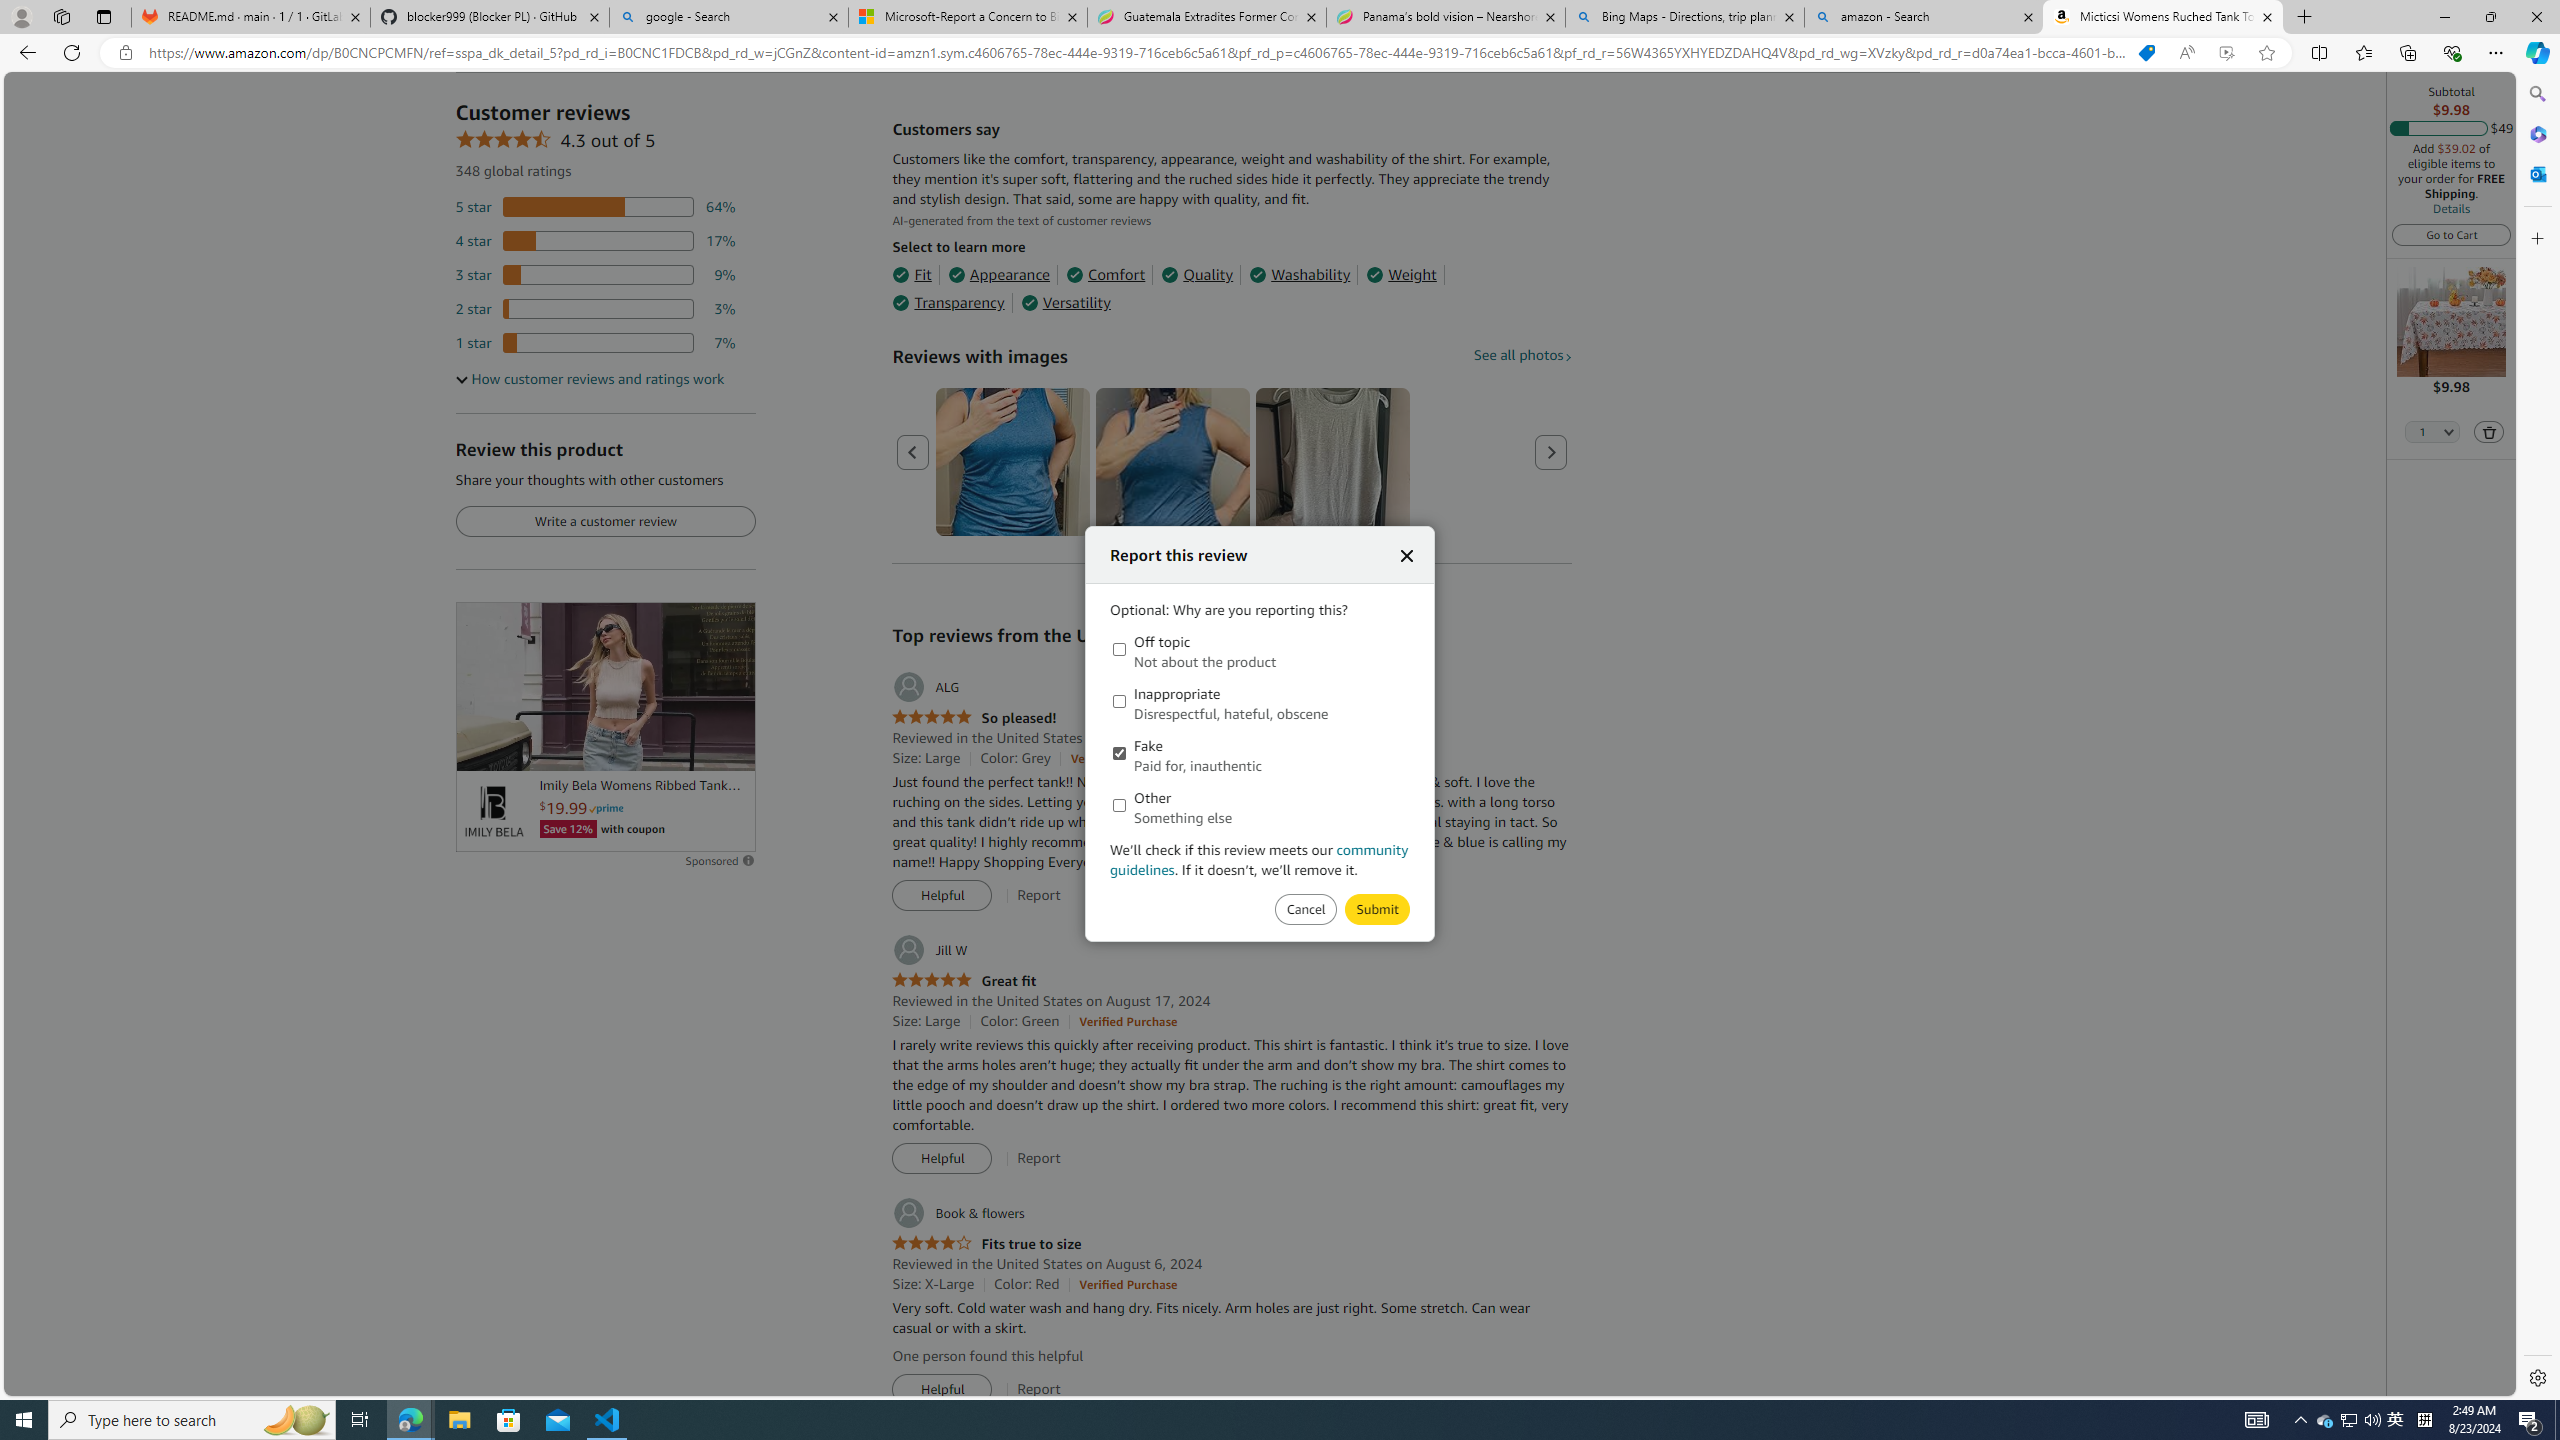 This screenshot has width=2560, height=1440. I want to click on '9 percent of reviews have 3 stars', so click(595, 275).